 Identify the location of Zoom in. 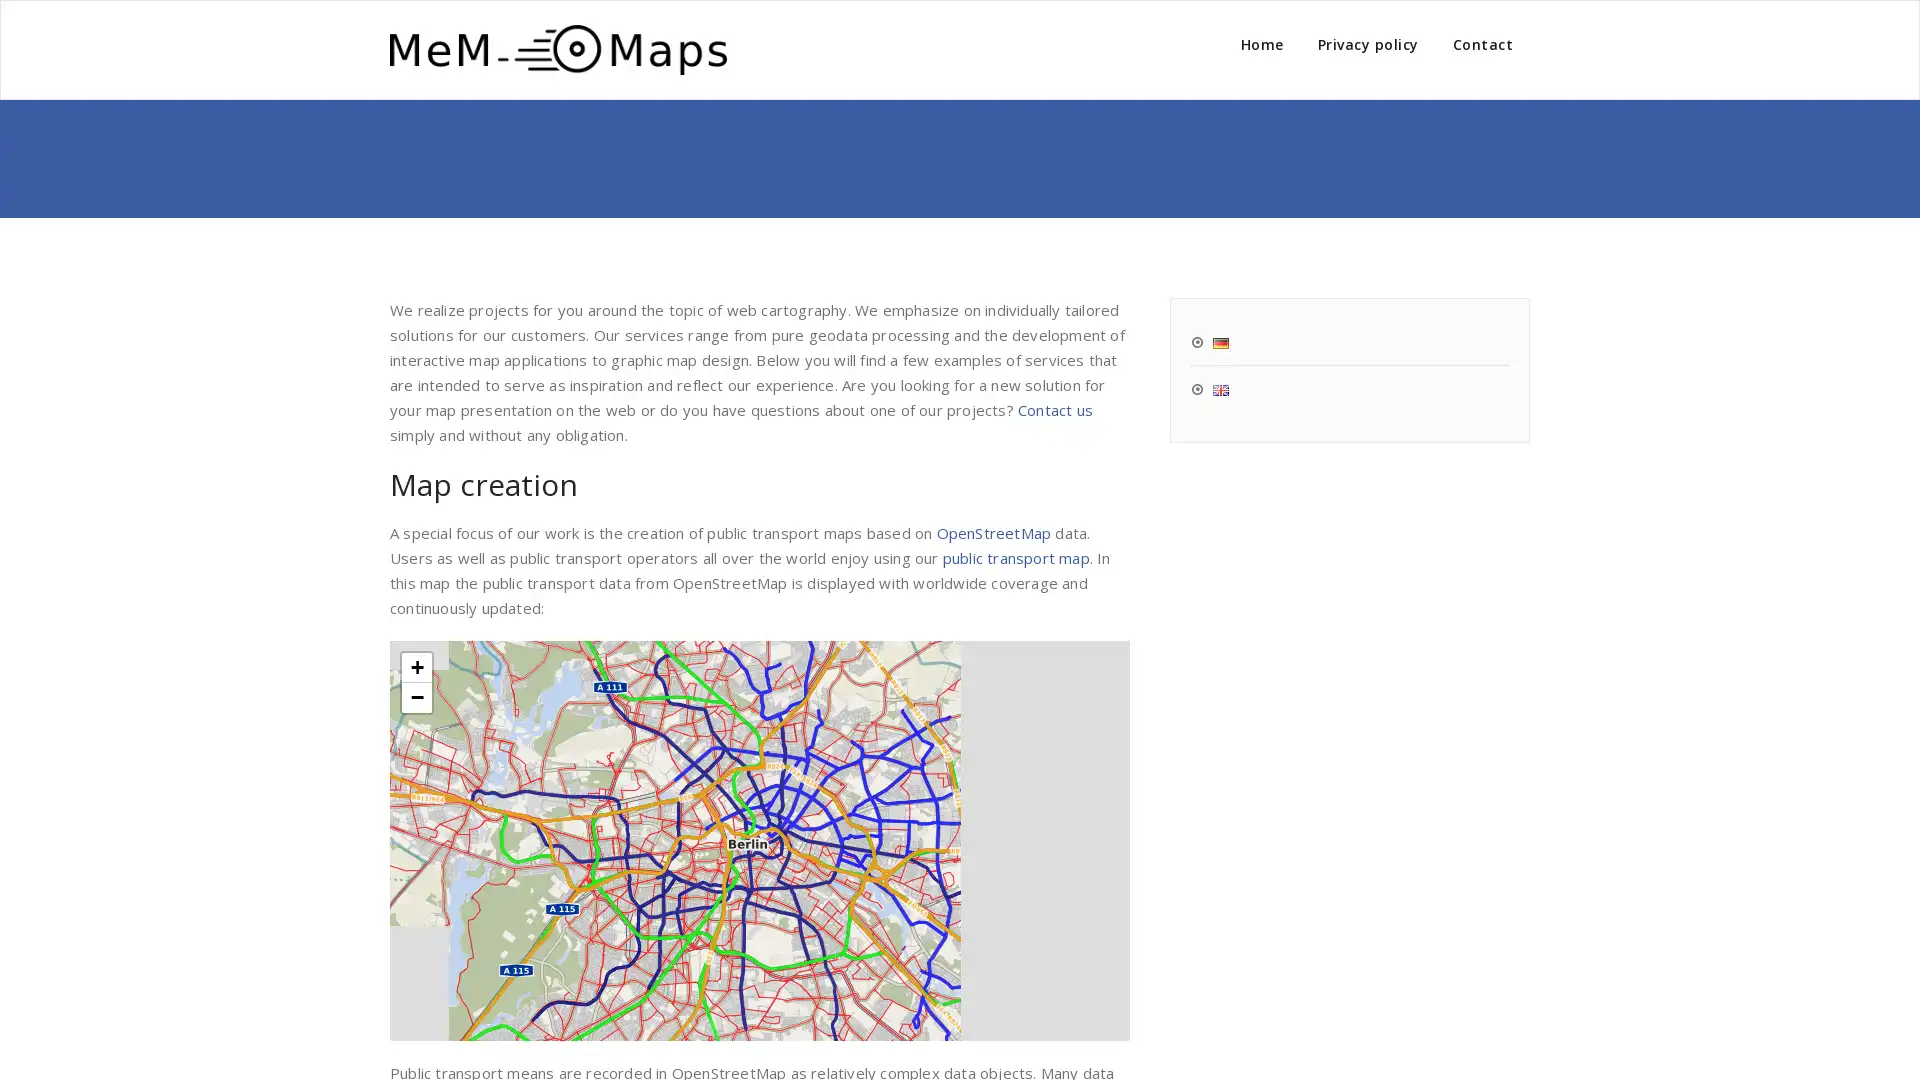
(416, 667).